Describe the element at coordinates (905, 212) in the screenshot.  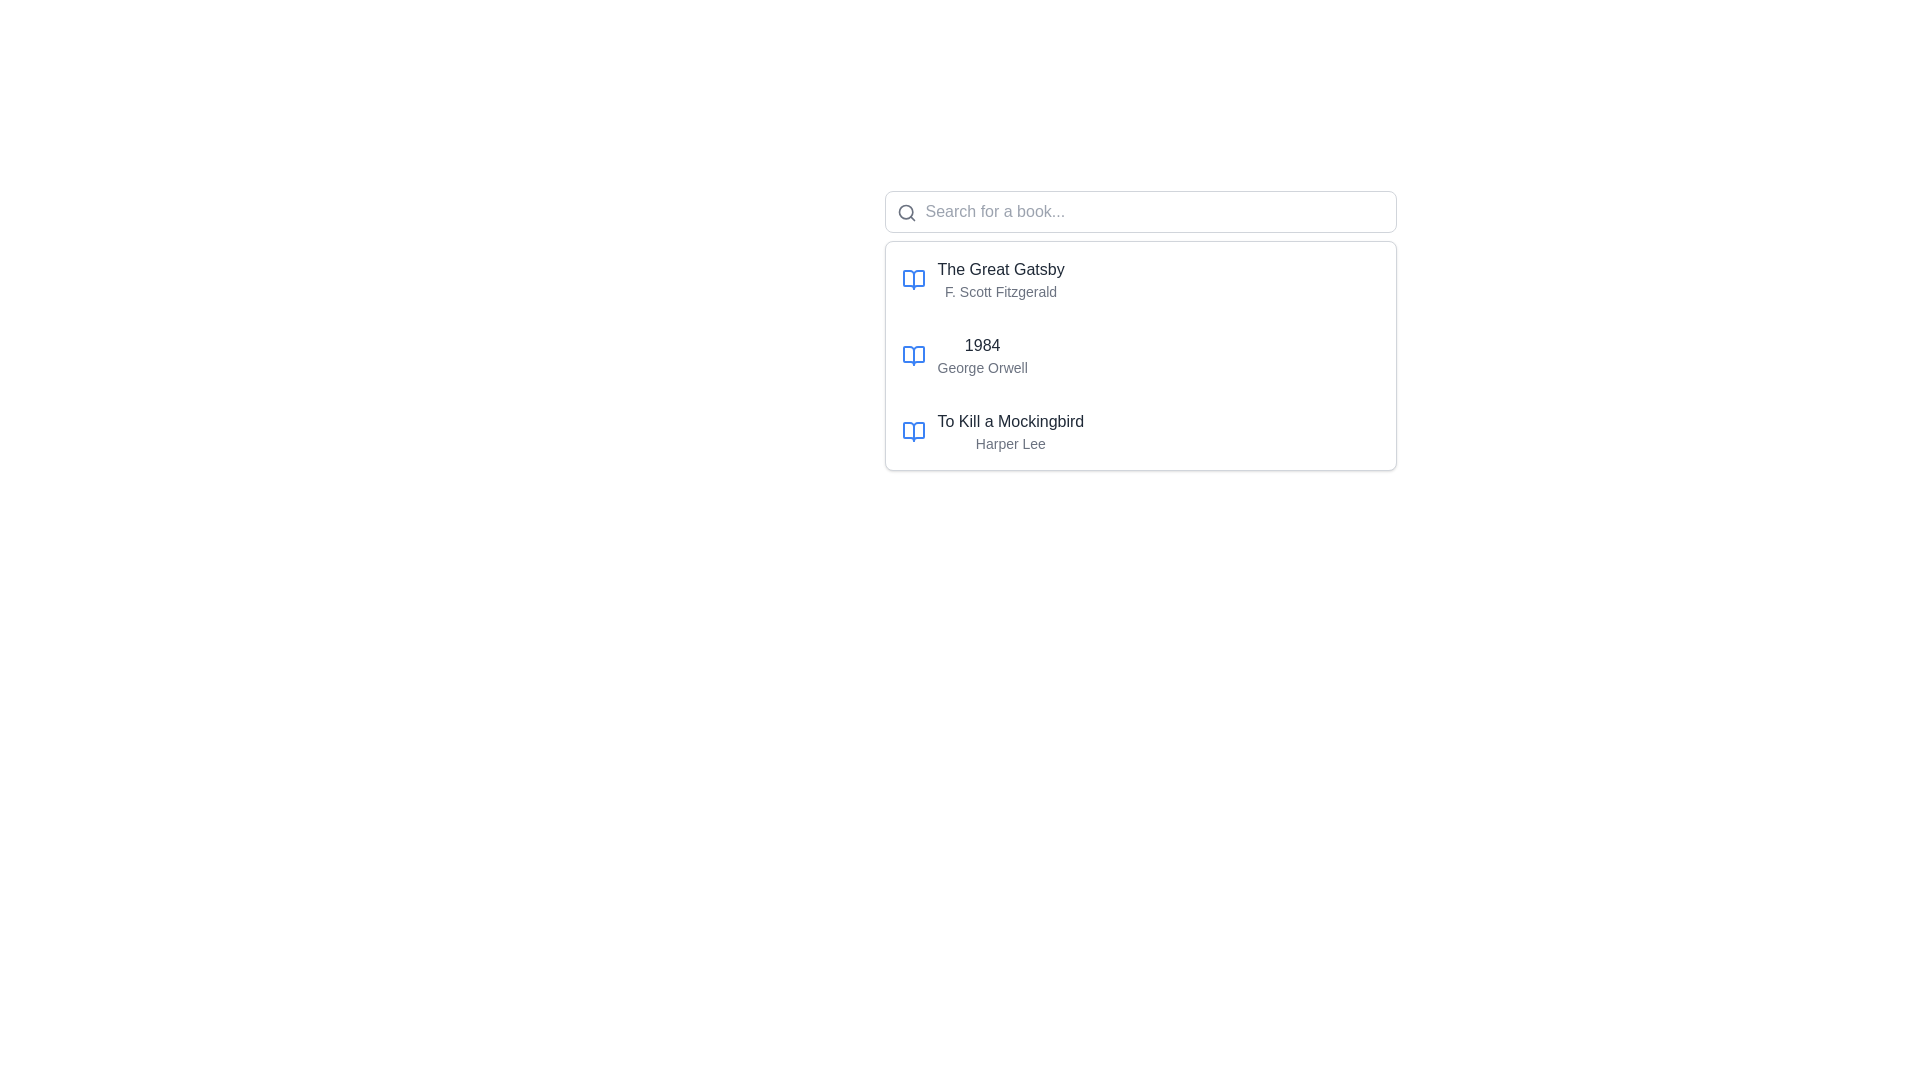
I see `the search icon located at the top-left corner of the search input bar, which has a placeholder text saying 'Search for a book...'` at that location.